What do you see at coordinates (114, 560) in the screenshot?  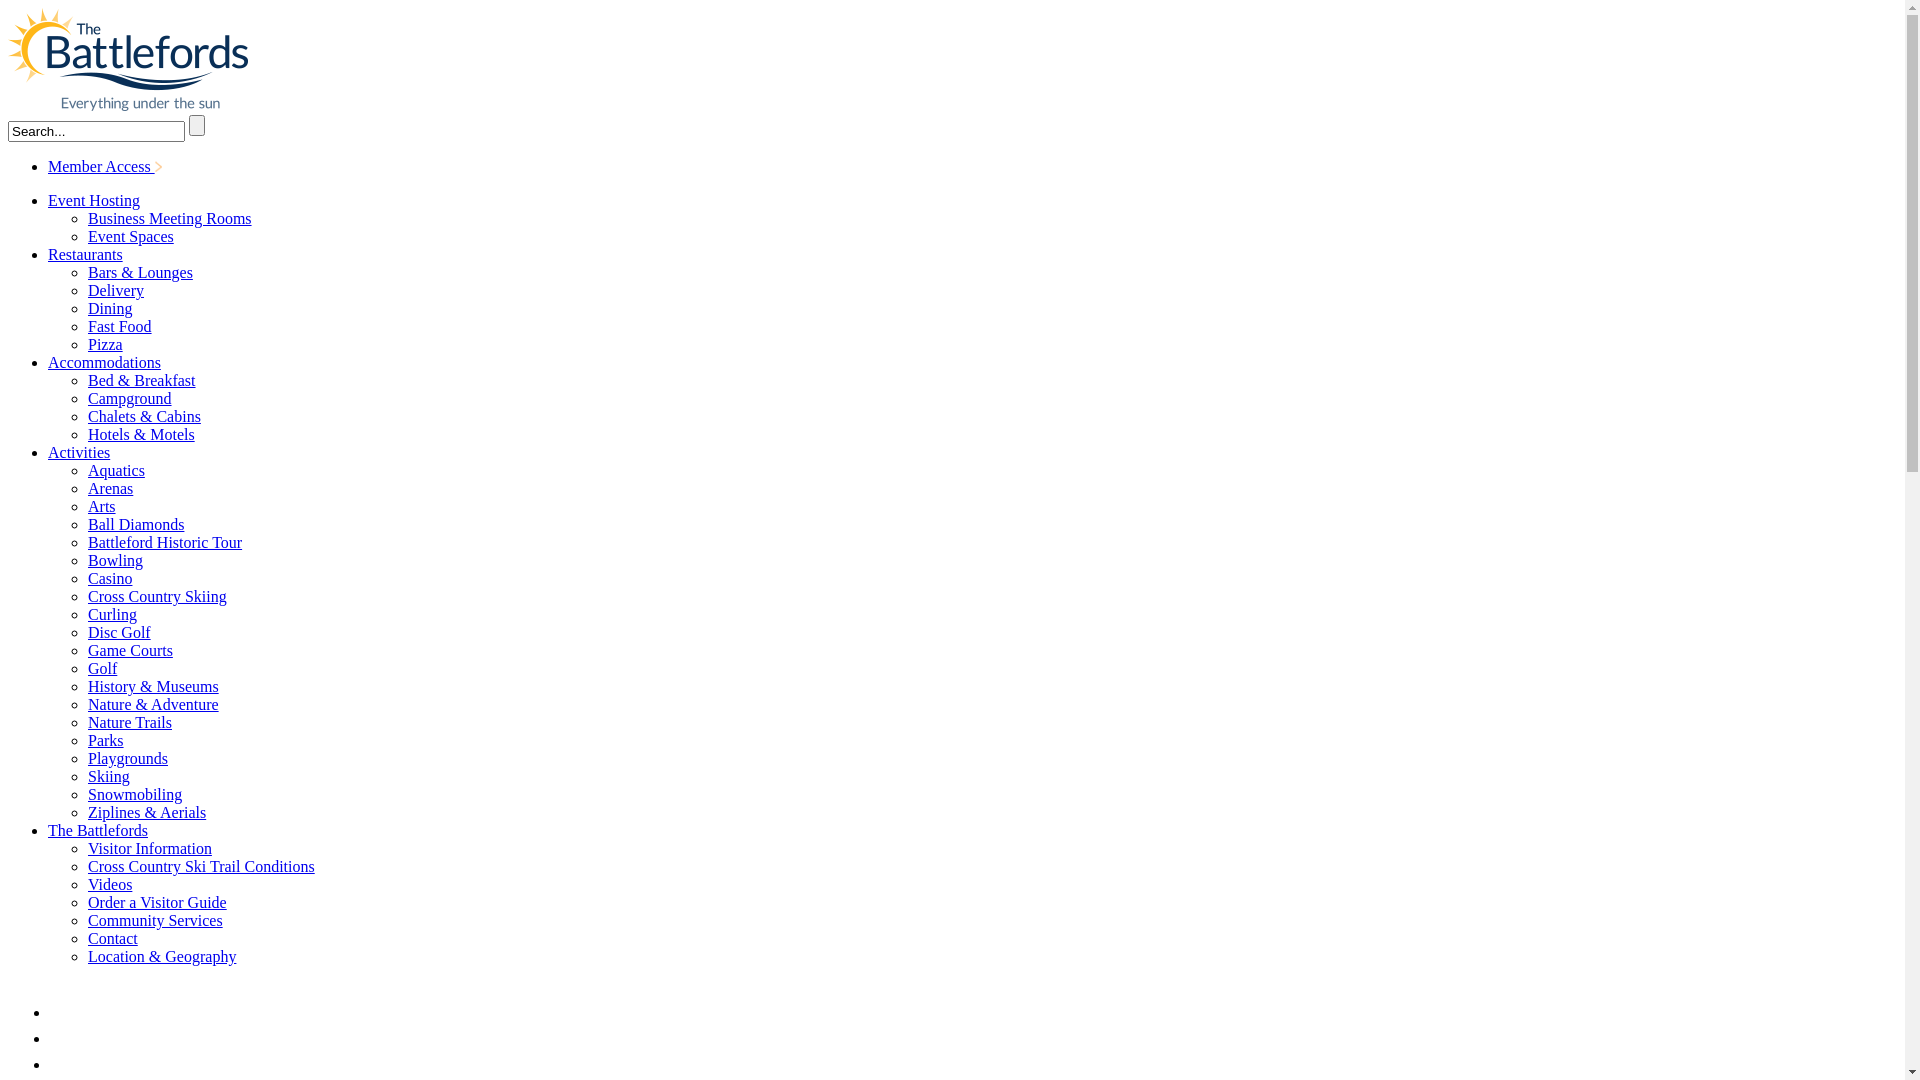 I see `'Bowling'` at bounding box center [114, 560].